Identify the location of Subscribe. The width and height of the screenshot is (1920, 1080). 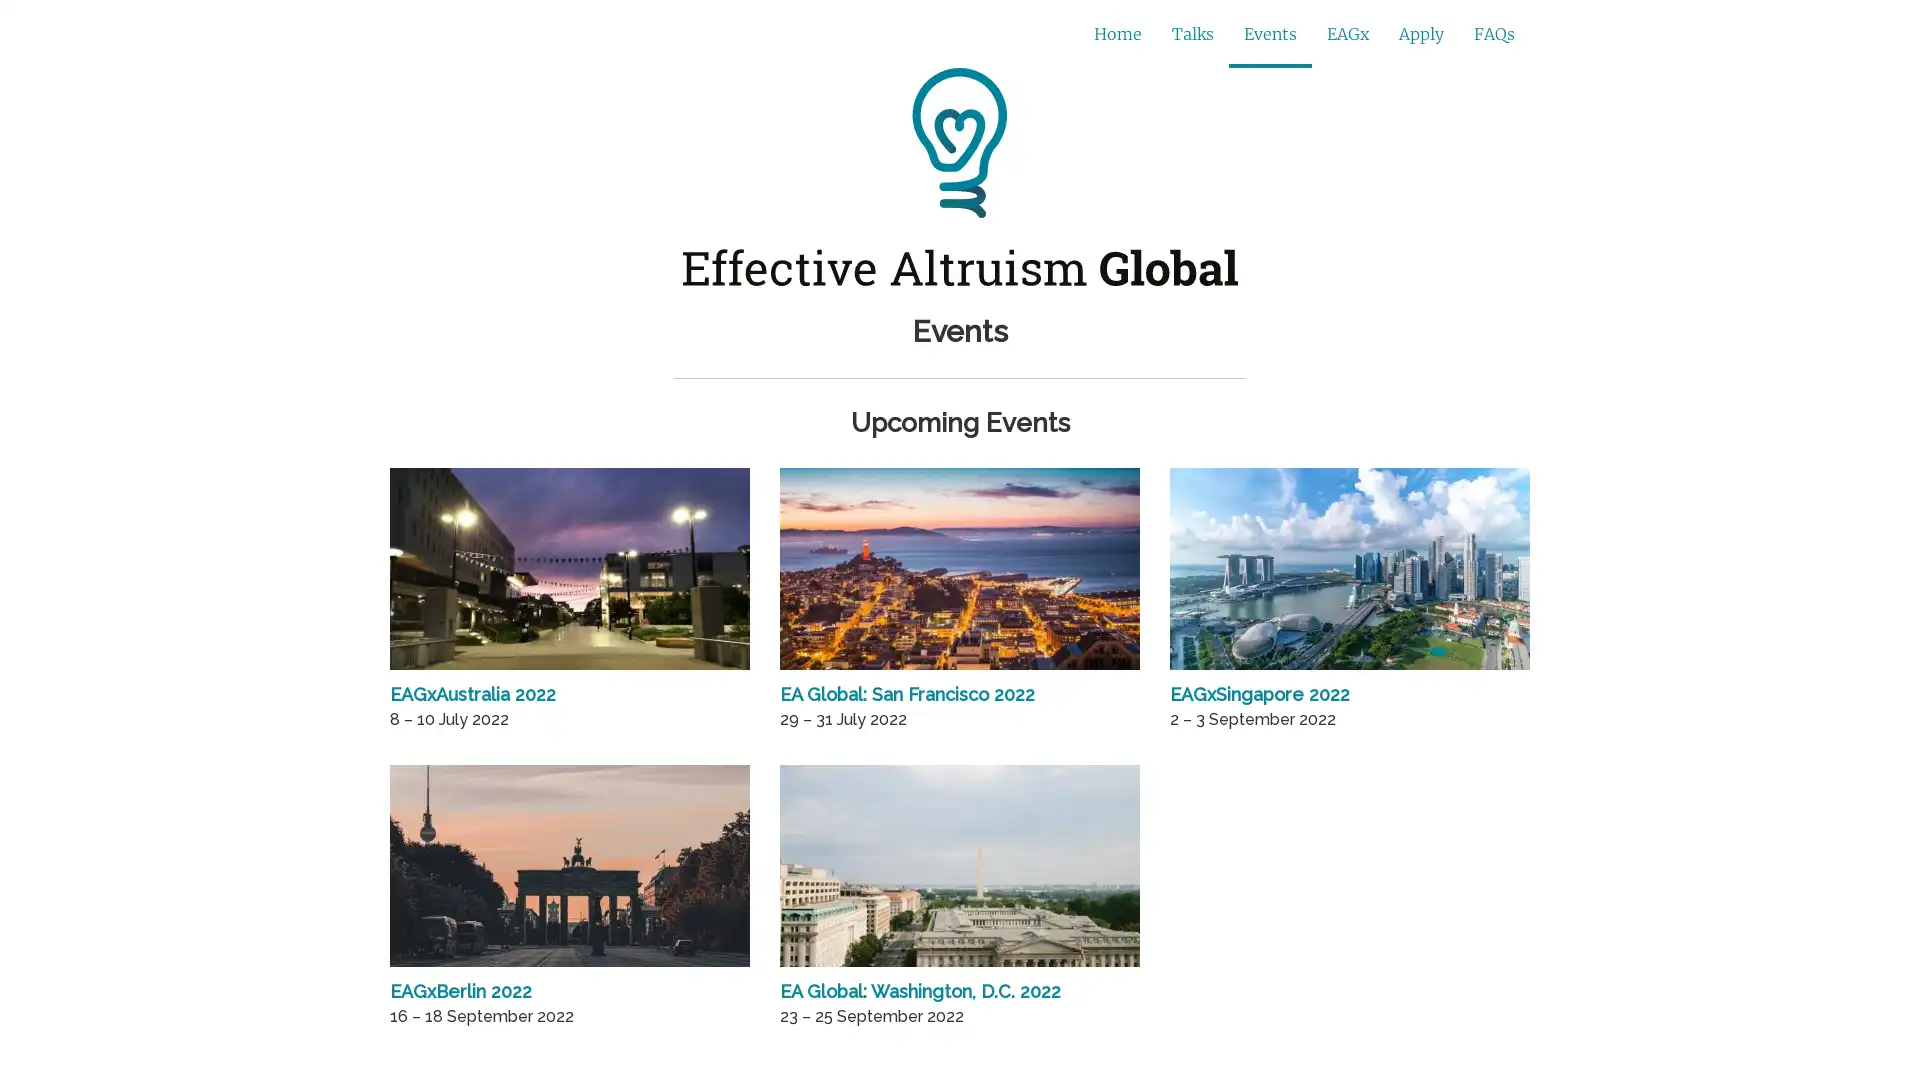
(1237, 35).